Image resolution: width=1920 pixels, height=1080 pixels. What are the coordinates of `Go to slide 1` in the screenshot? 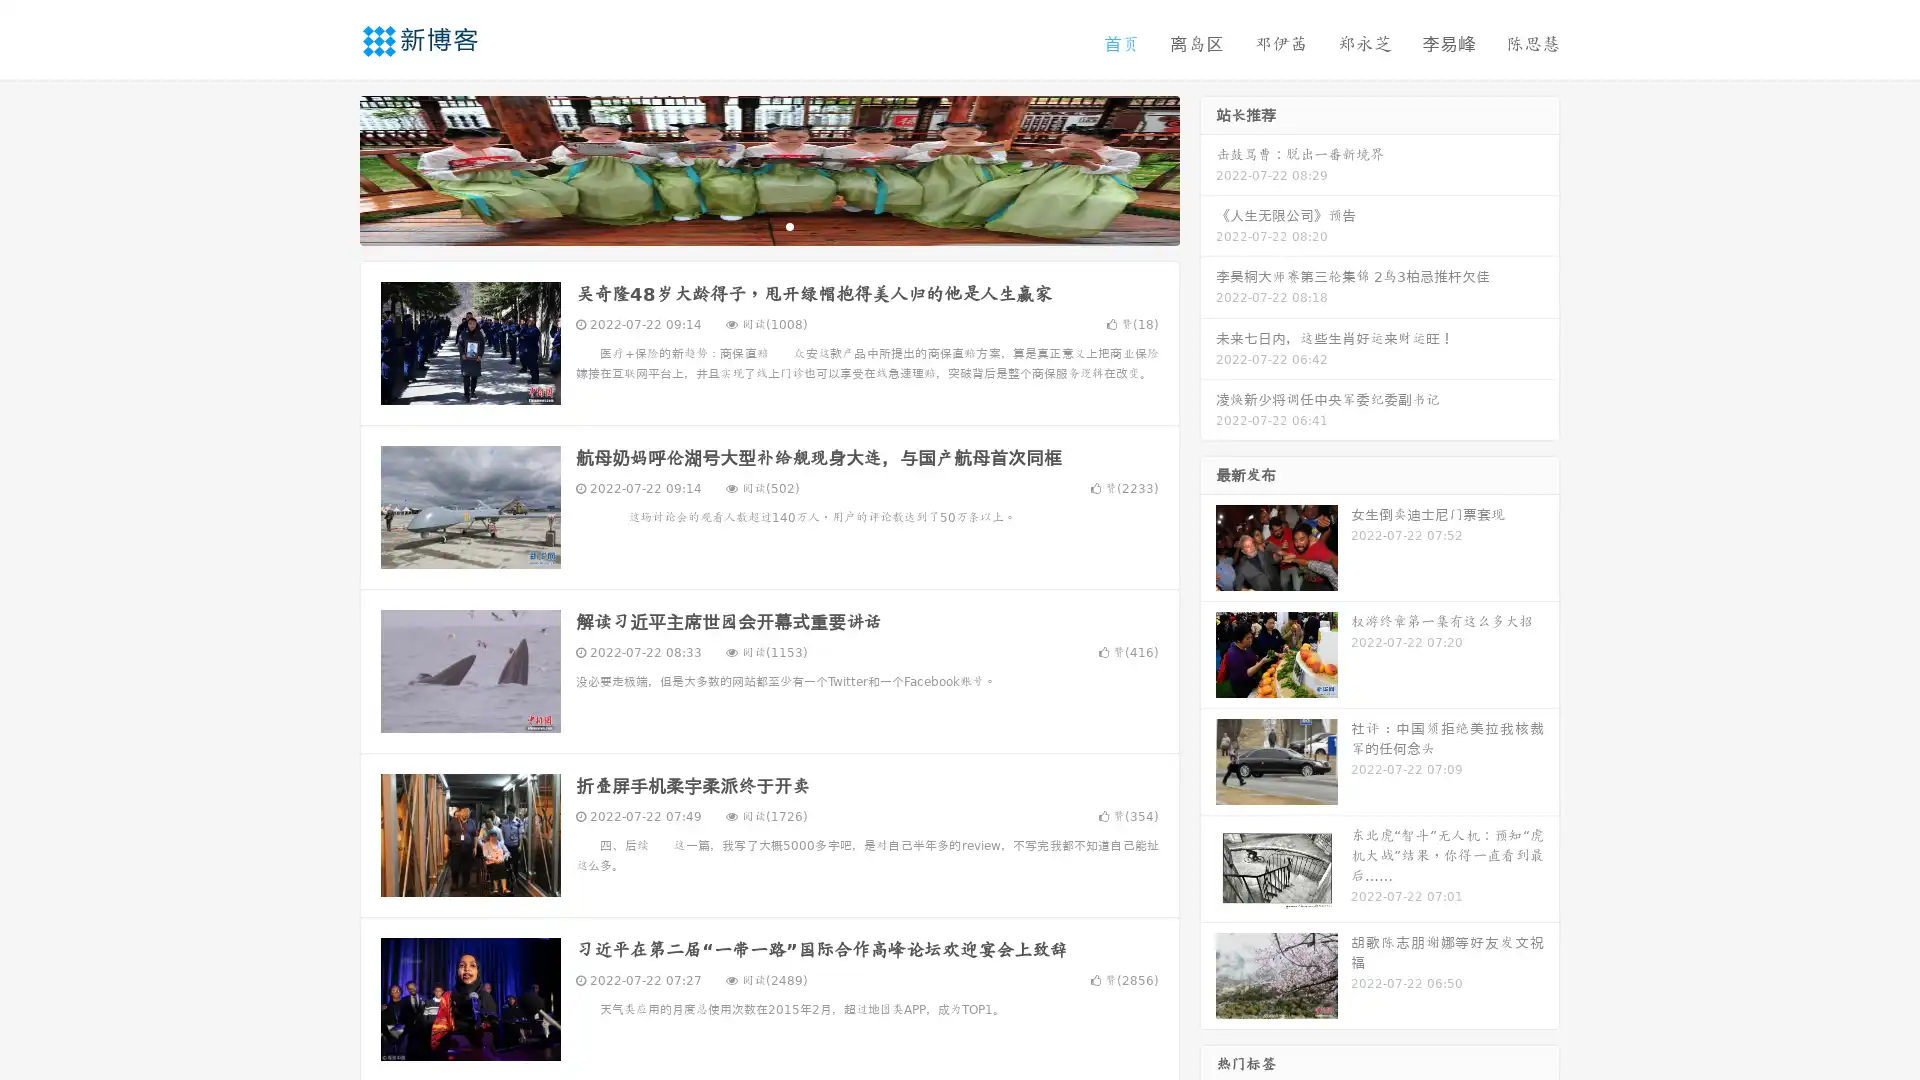 It's located at (748, 225).